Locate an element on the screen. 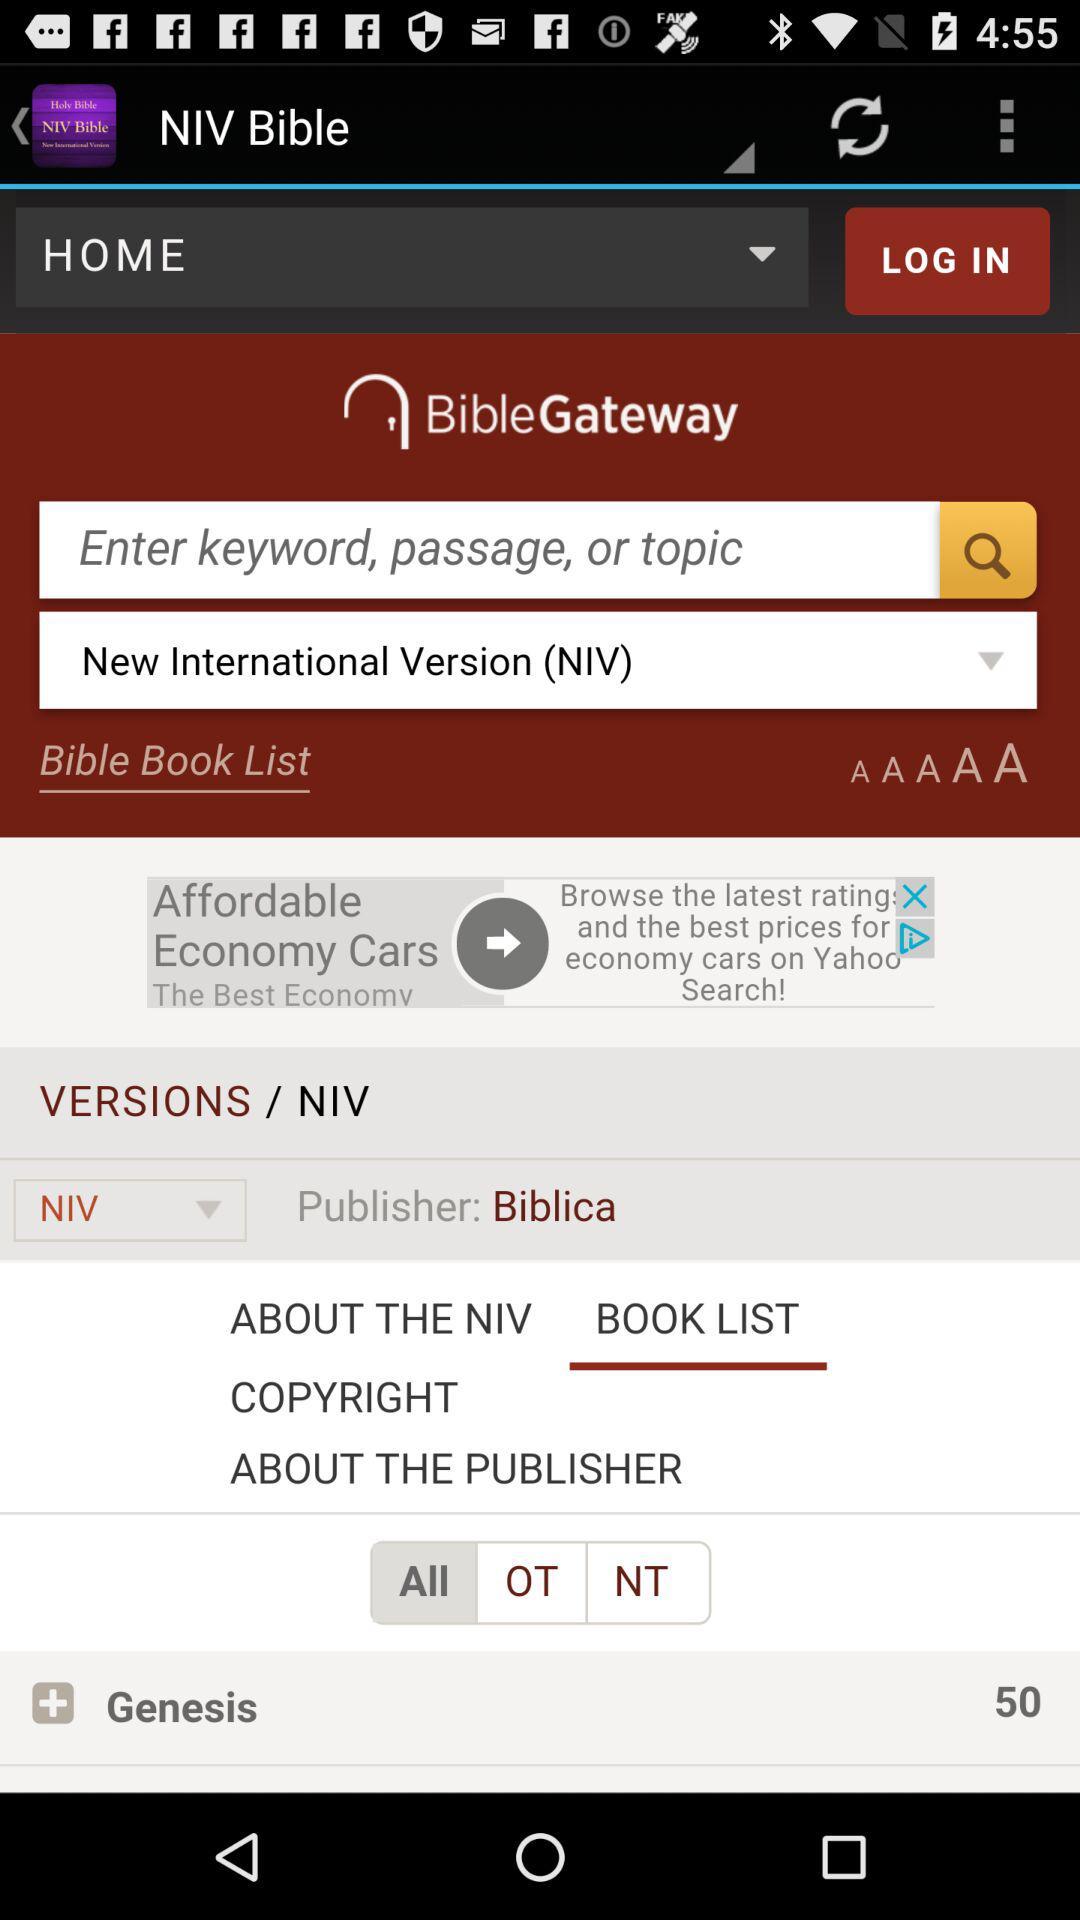 The image size is (1080, 1920). home page is located at coordinates (540, 990).